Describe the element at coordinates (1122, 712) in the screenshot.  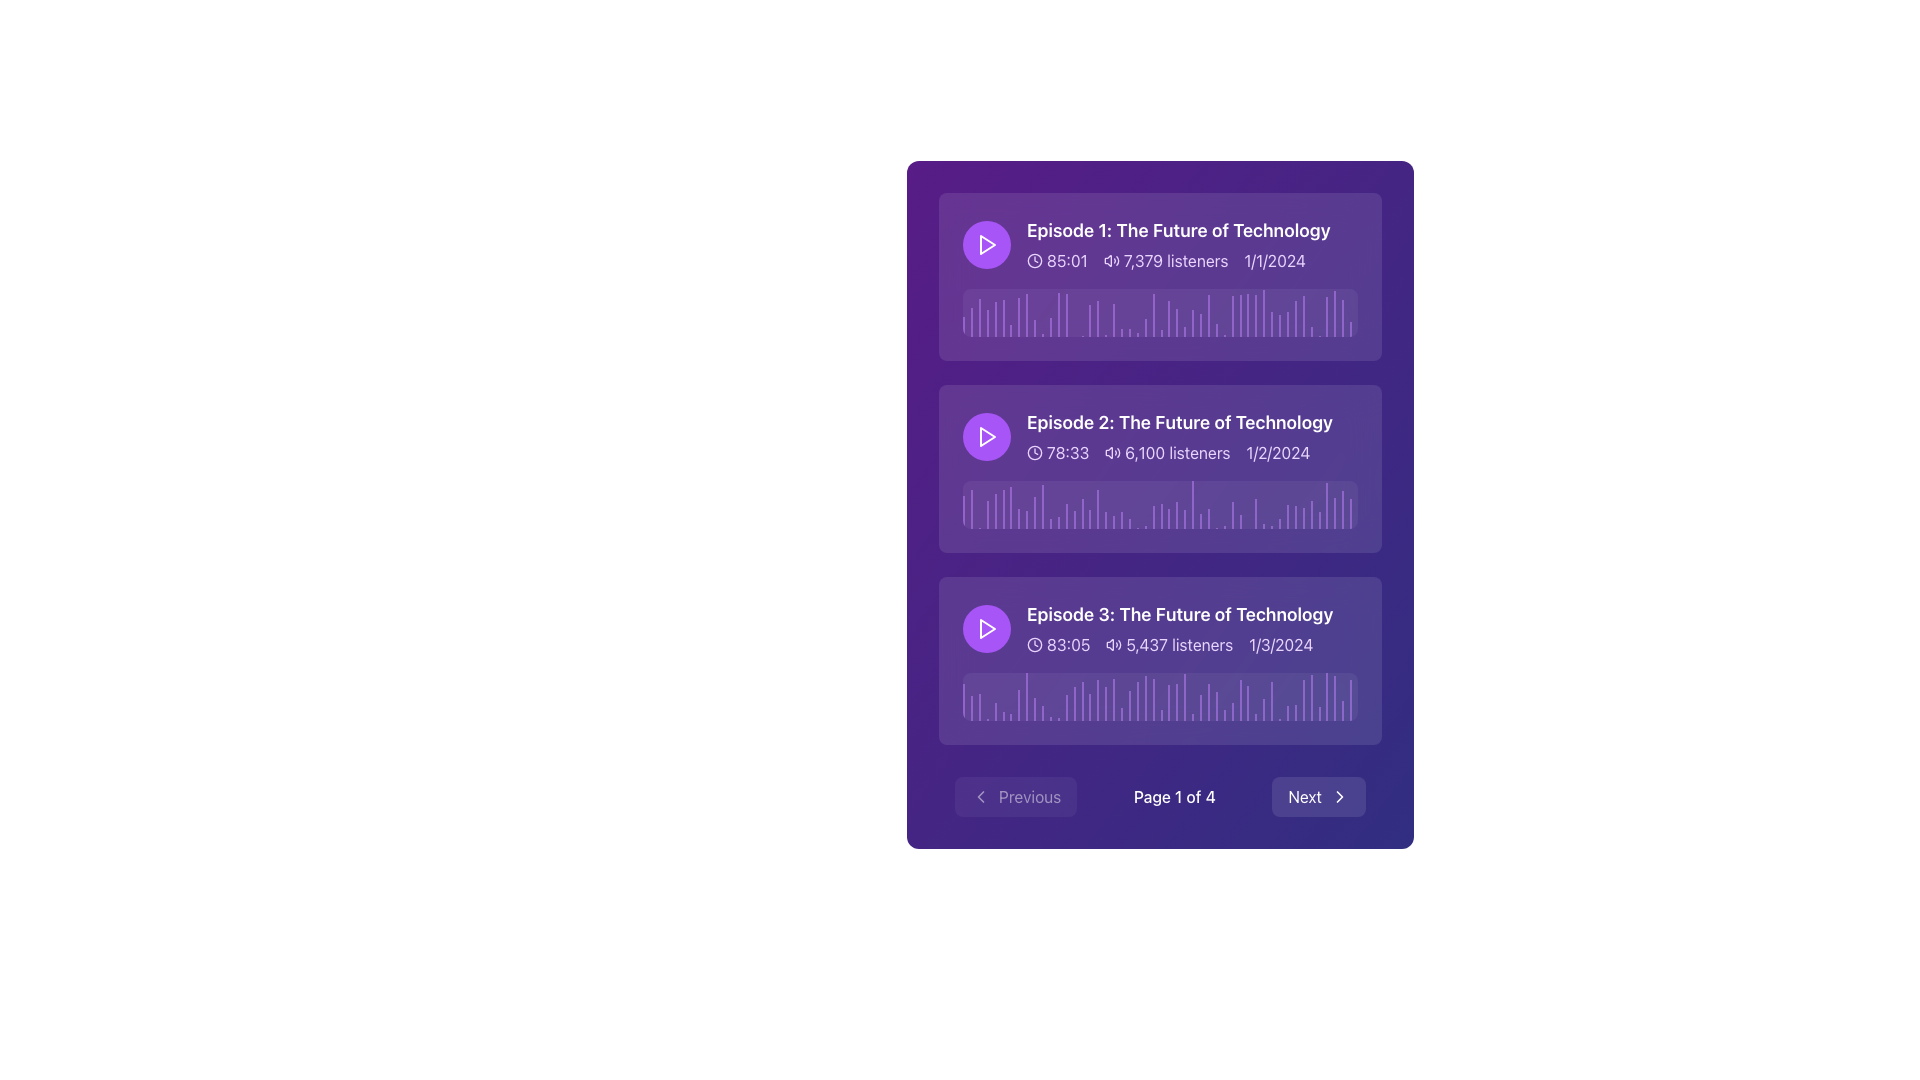
I see `the 21st vertical Waveform bar, which is a thin purple semi-transparent rectangle located below the audio track information box labeled 'Episode 3: The Future of Technology'` at that location.